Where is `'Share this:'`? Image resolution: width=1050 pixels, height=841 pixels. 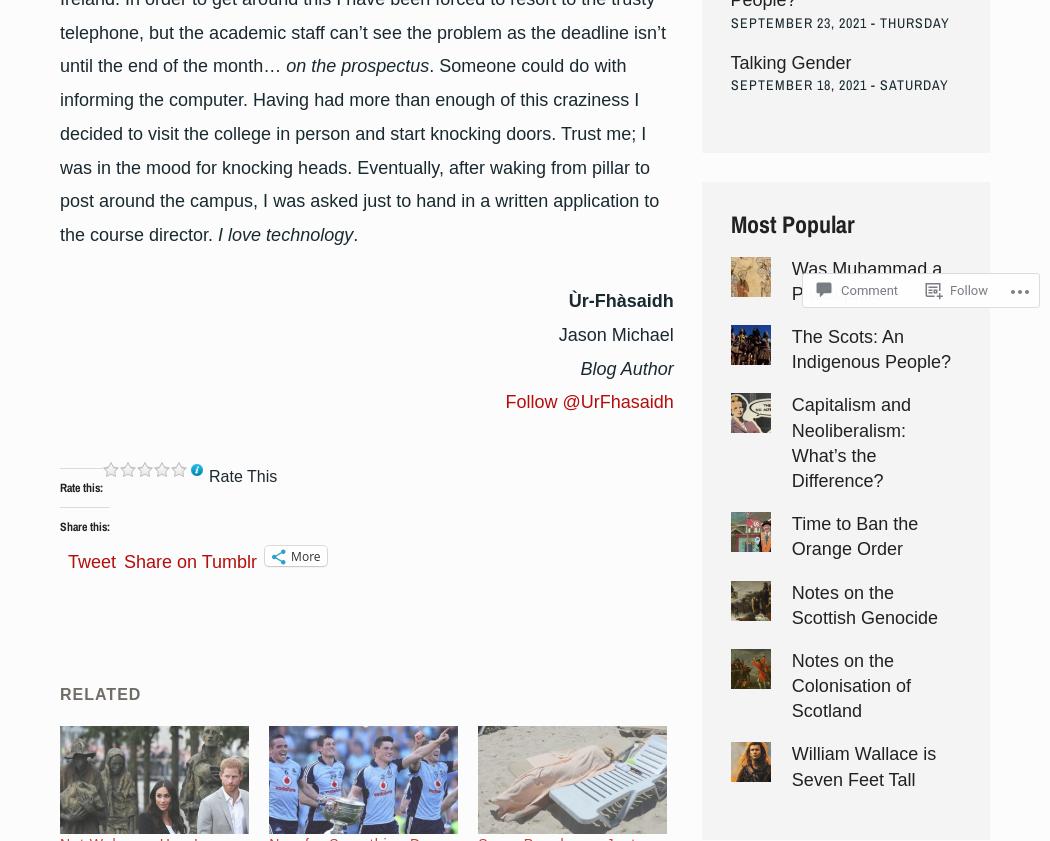
'Share this:' is located at coordinates (85, 525).